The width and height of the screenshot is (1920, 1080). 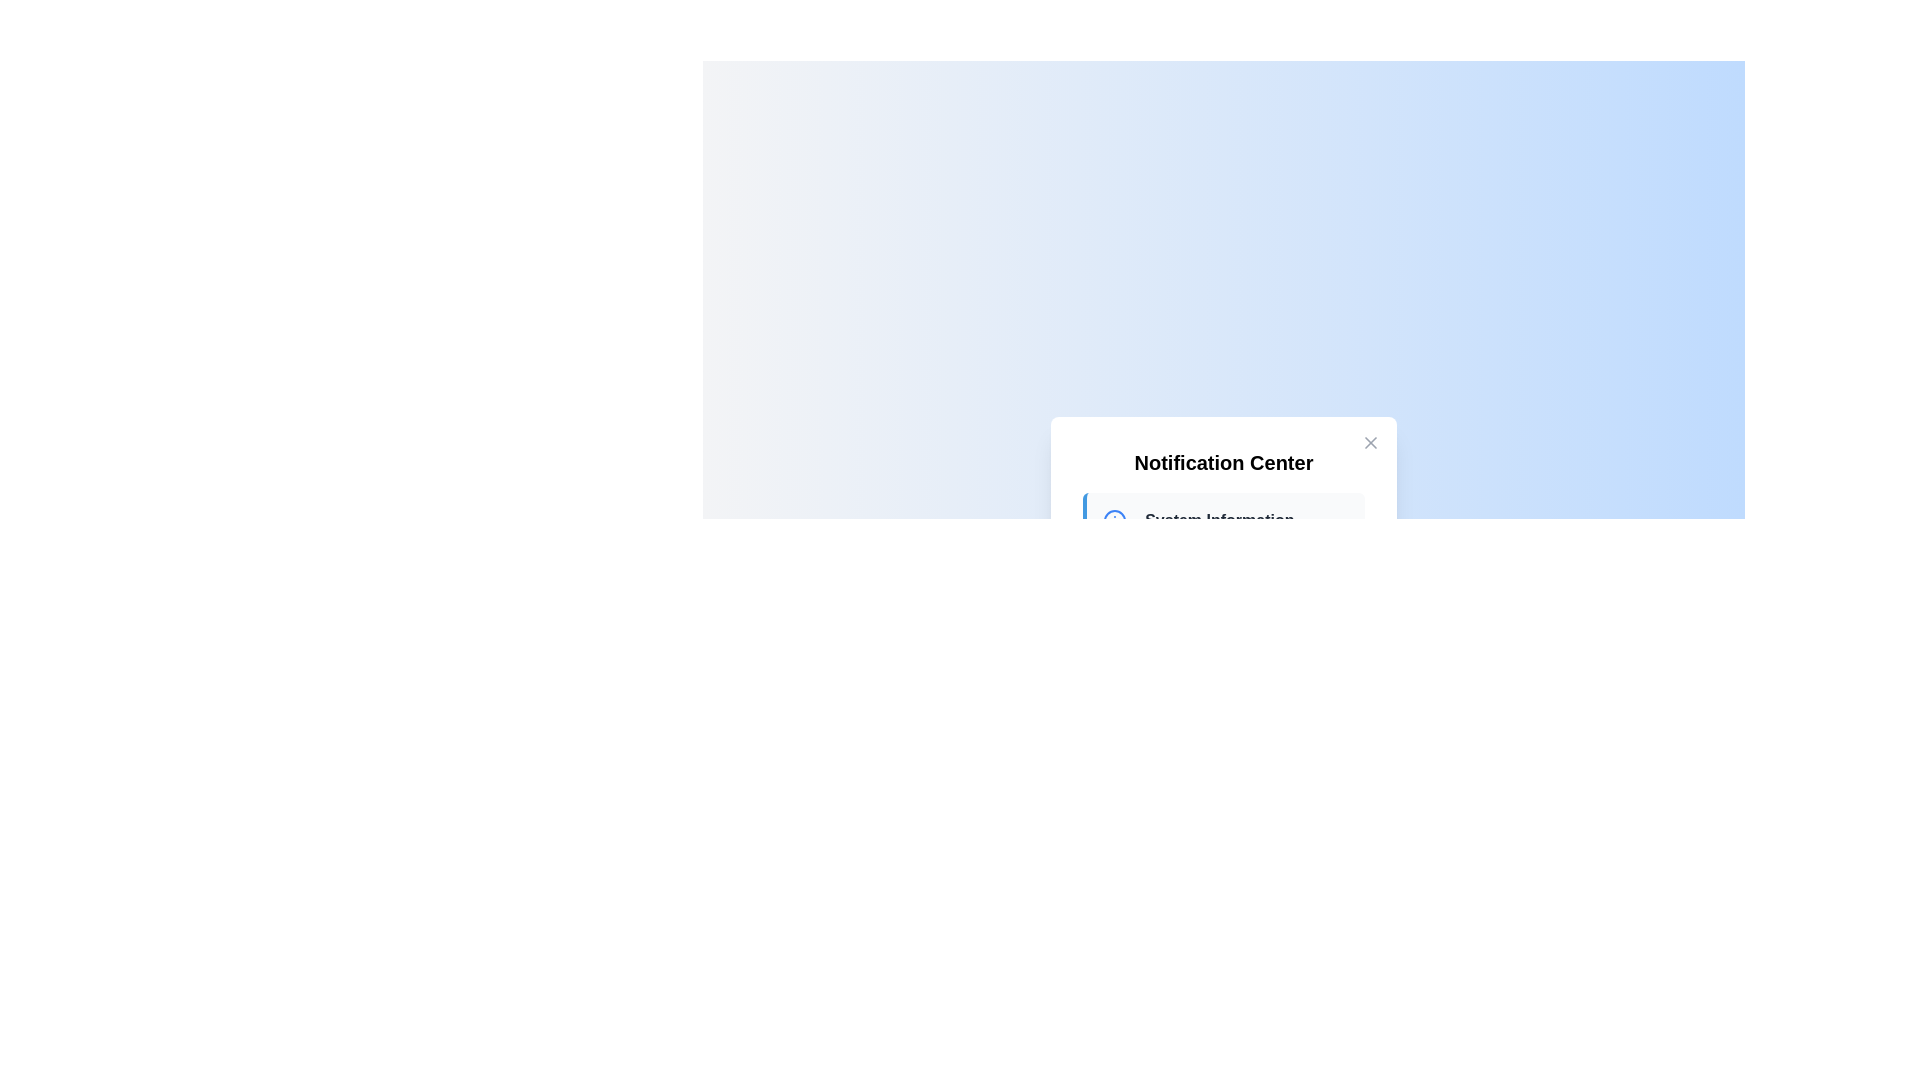 I want to click on the informational icon located at the center of the SVG graphic in the Notification Center modal dialog, so click(x=1113, y=519).